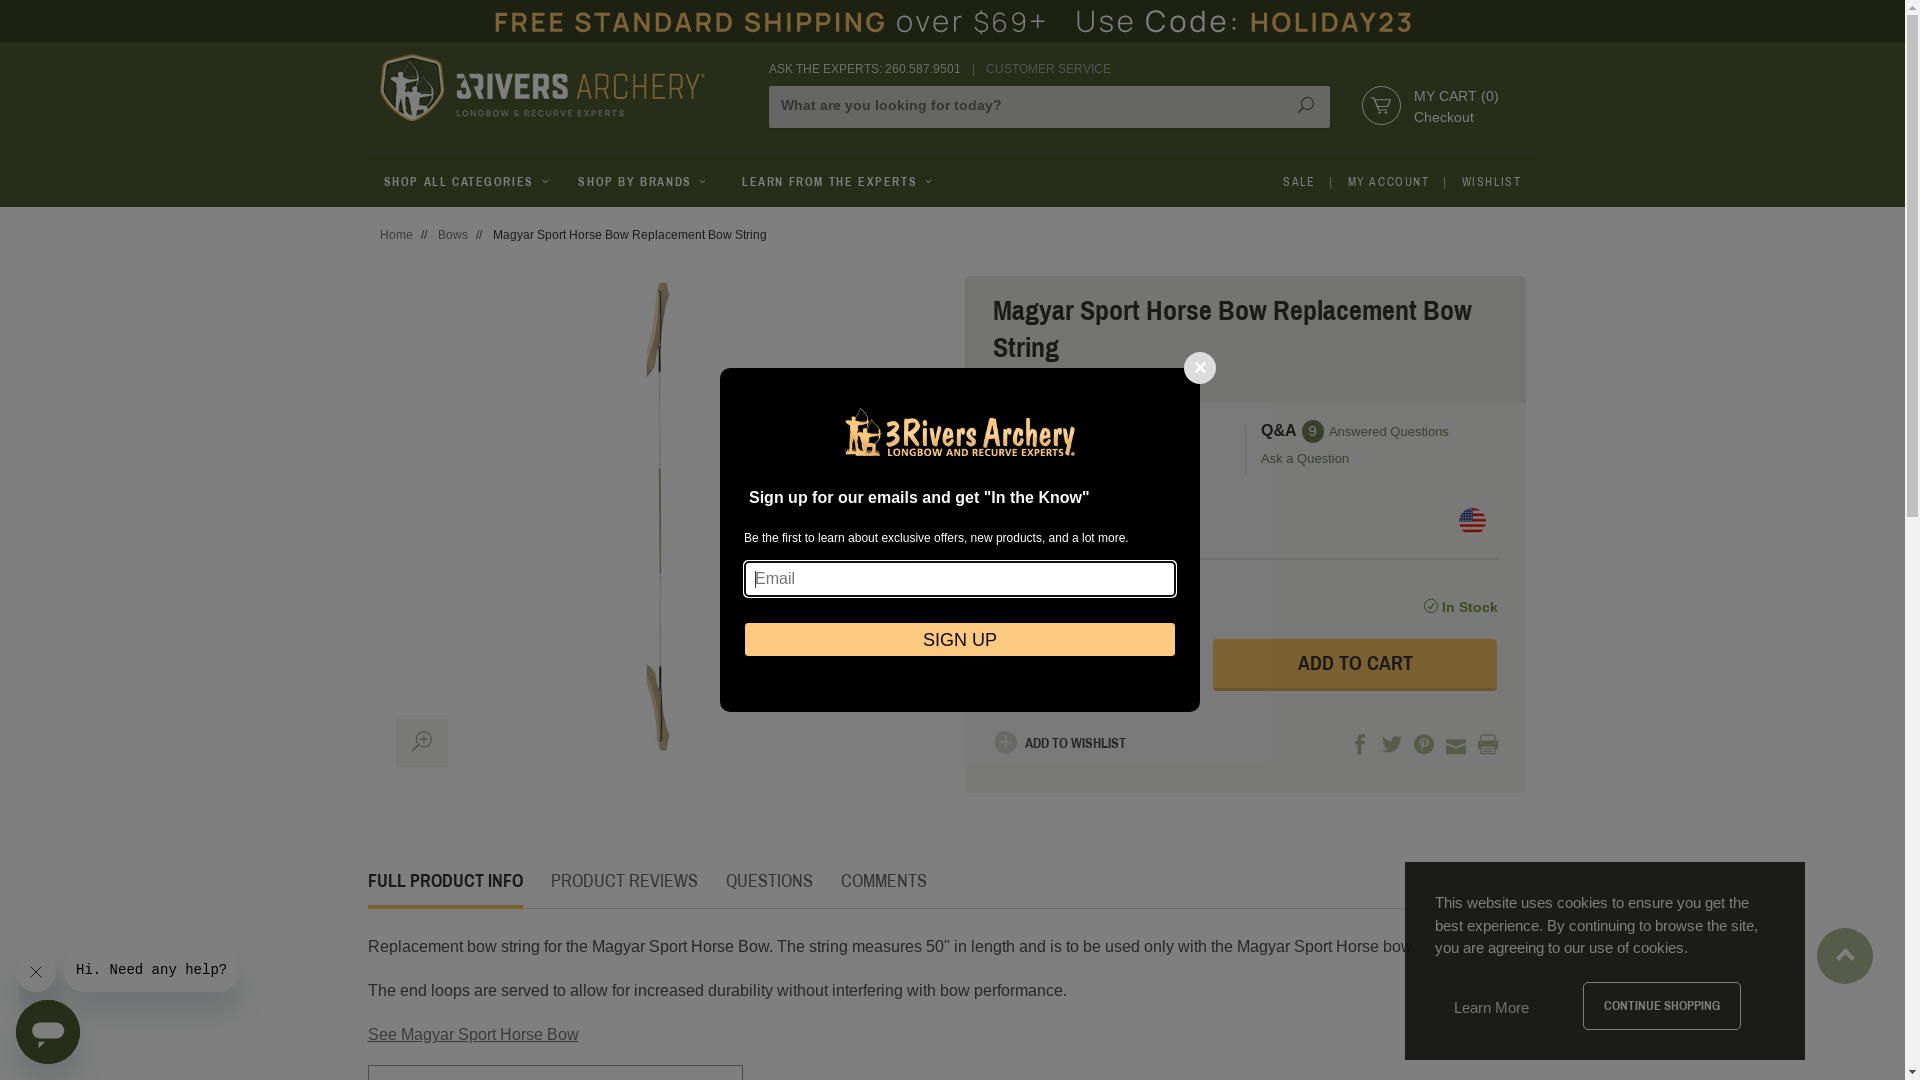 The image size is (1920, 1080). I want to click on 'Print This Page', so click(1488, 745).